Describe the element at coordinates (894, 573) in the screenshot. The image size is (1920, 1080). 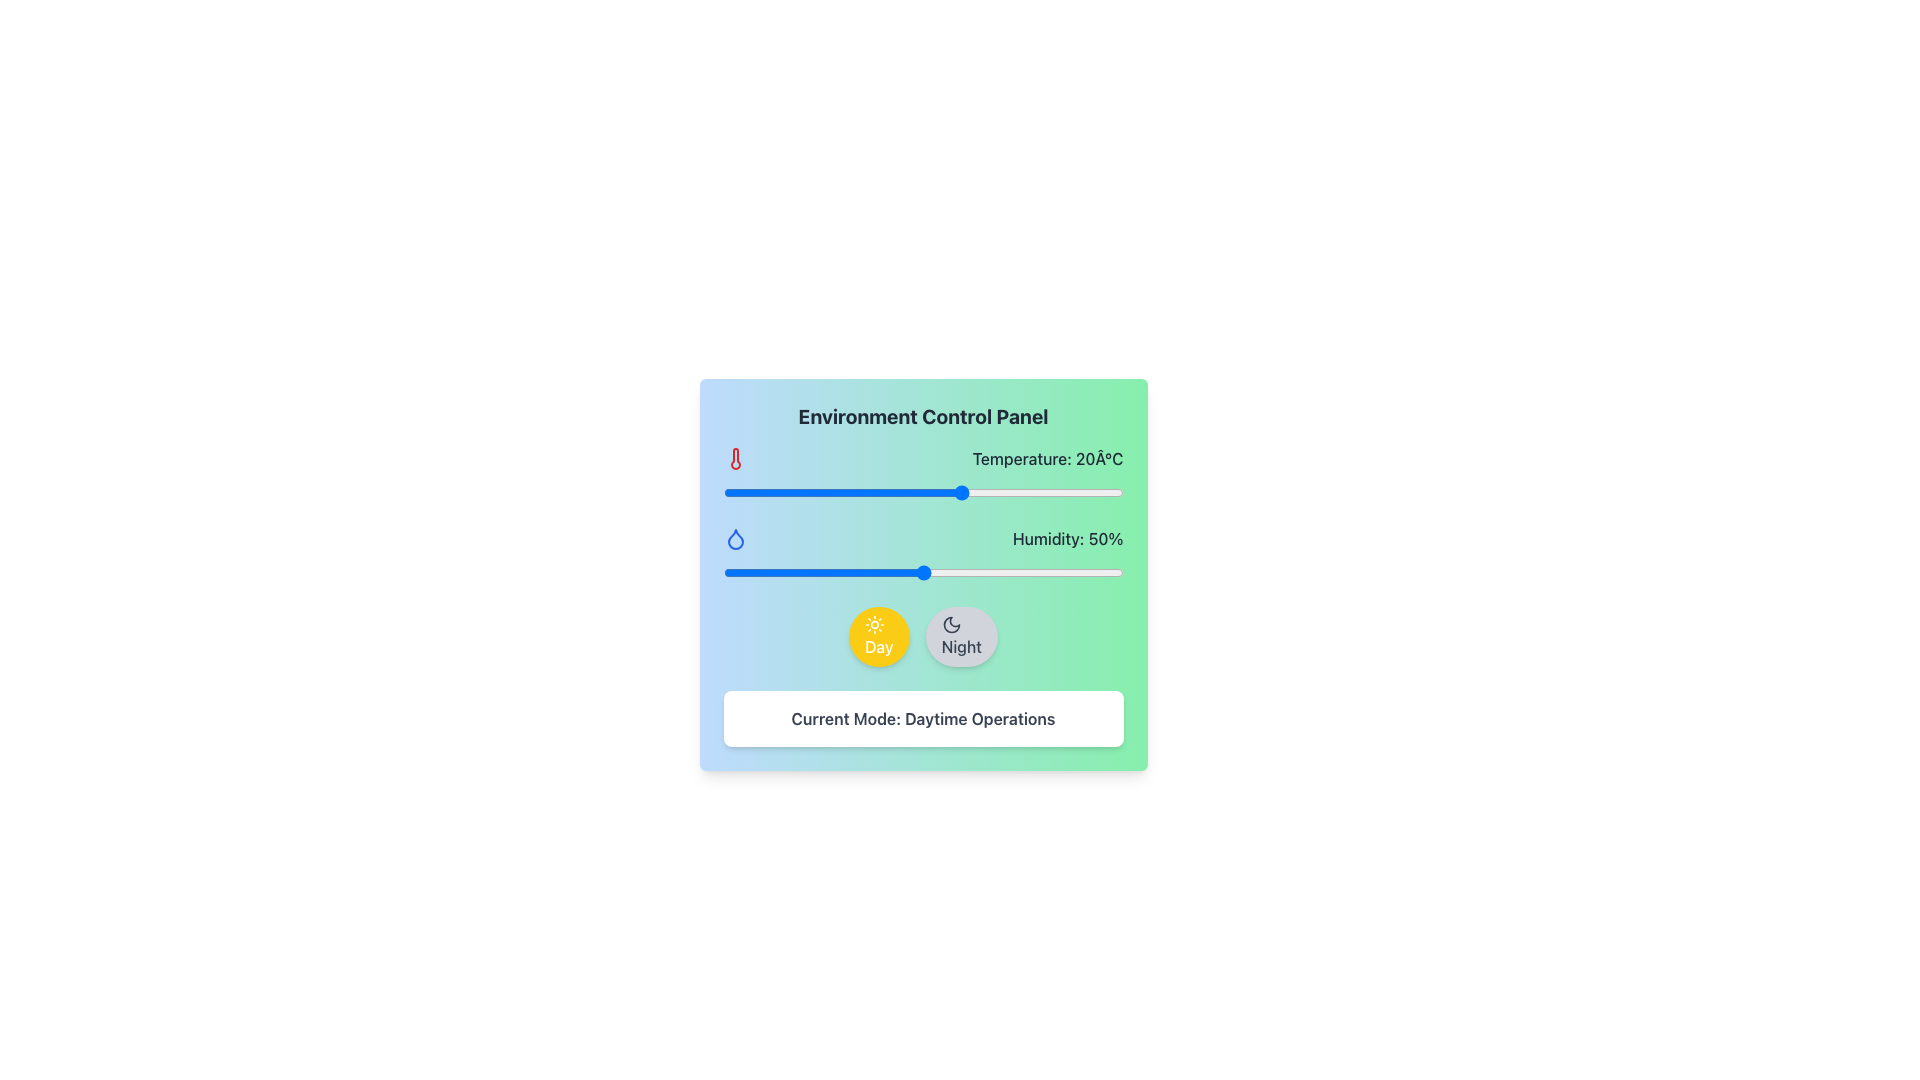
I see `the humidity level` at that location.